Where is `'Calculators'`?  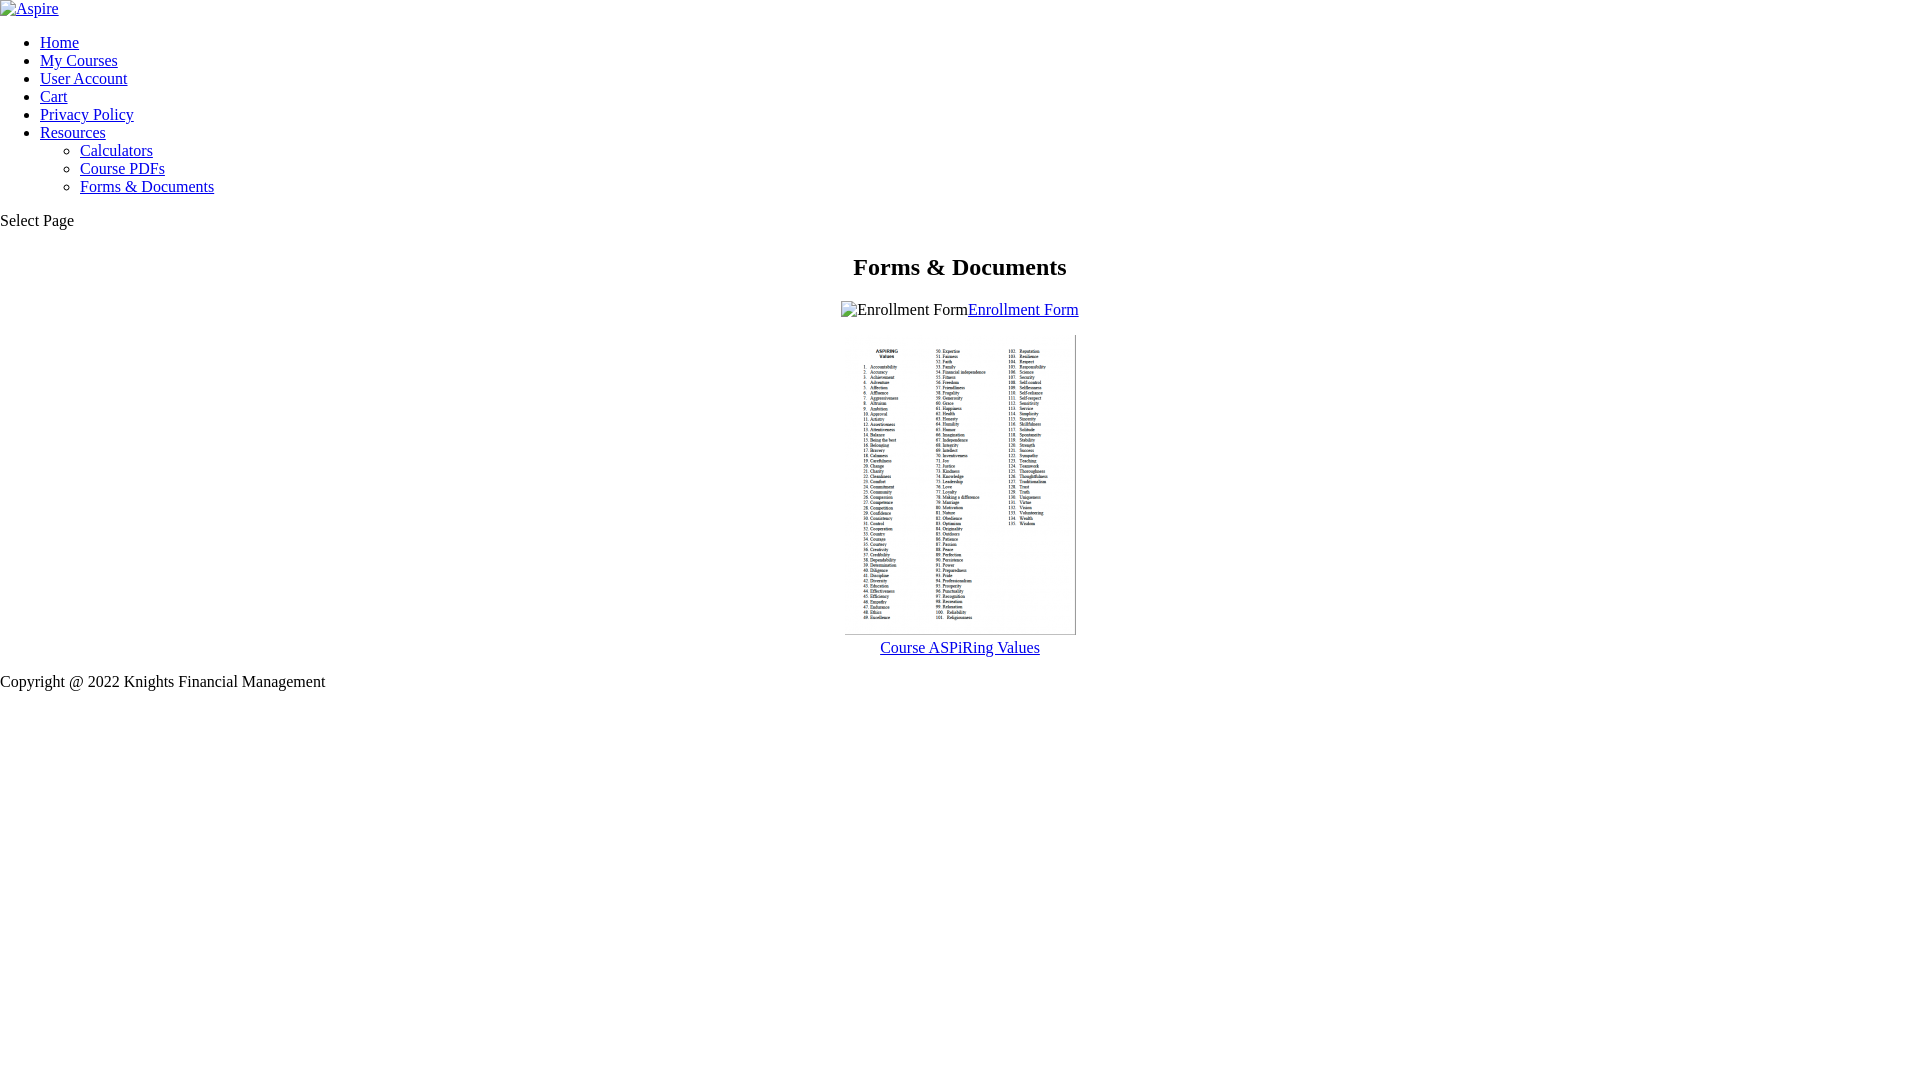 'Calculators' is located at coordinates (115, 149).